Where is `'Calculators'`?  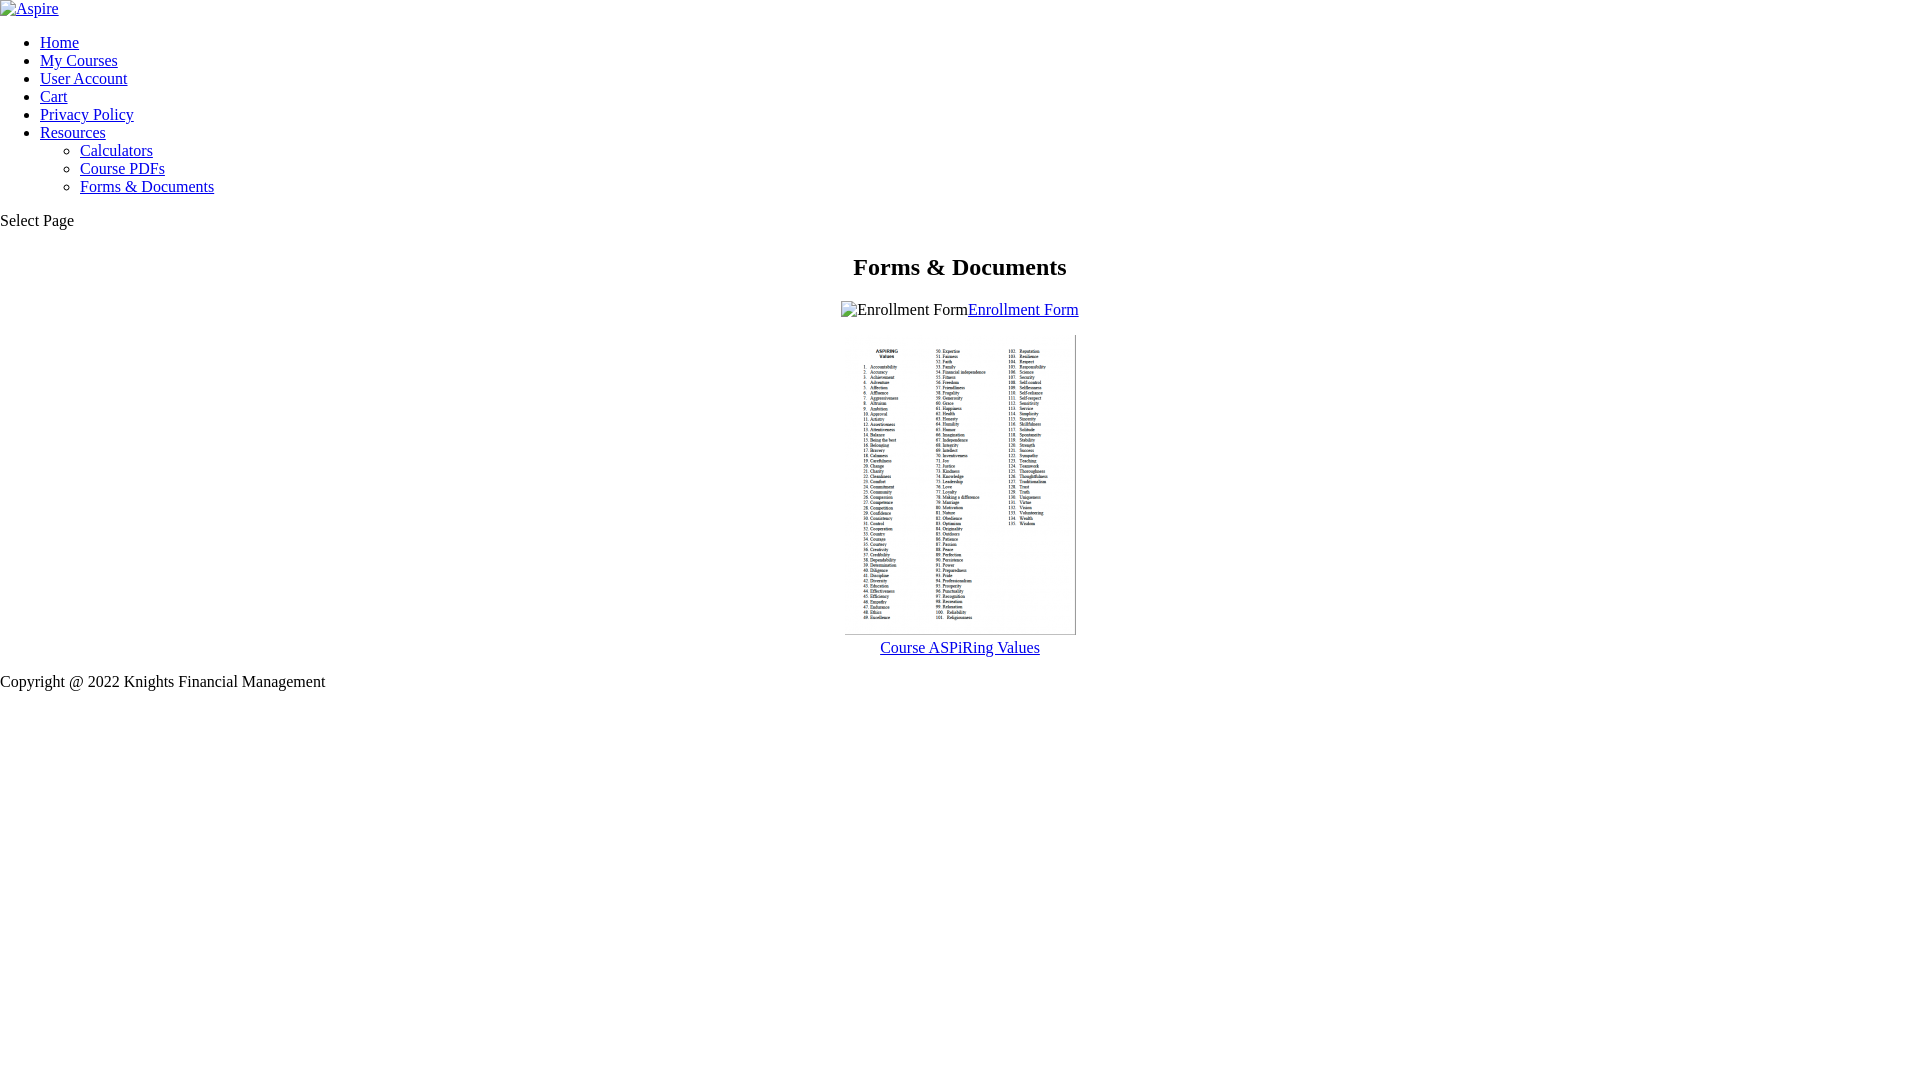 'Calculators' is located at coordinates (115, 149).